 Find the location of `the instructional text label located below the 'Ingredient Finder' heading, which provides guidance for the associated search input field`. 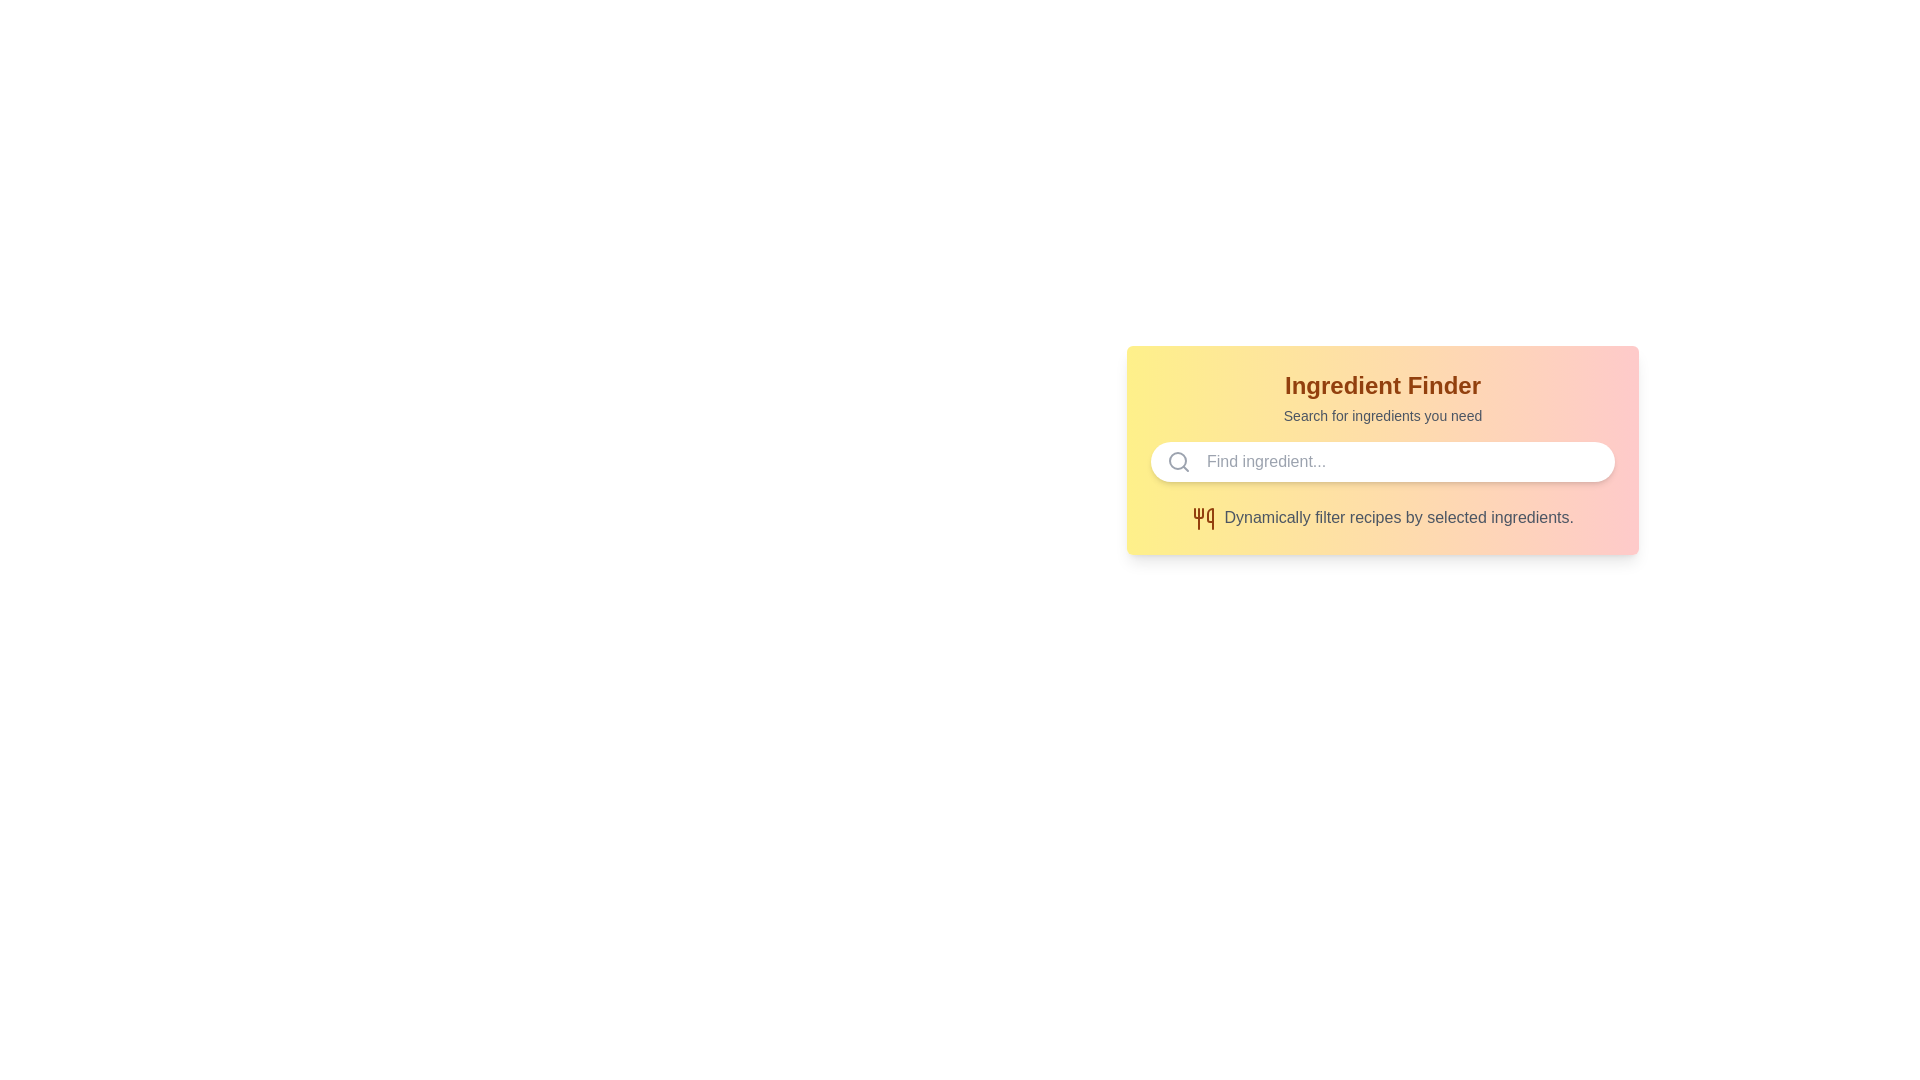

the instructional text label located below the 'Ingredient Finder' heading, which provides guidance for the associated search input field is located at coordinates (1381, 415).